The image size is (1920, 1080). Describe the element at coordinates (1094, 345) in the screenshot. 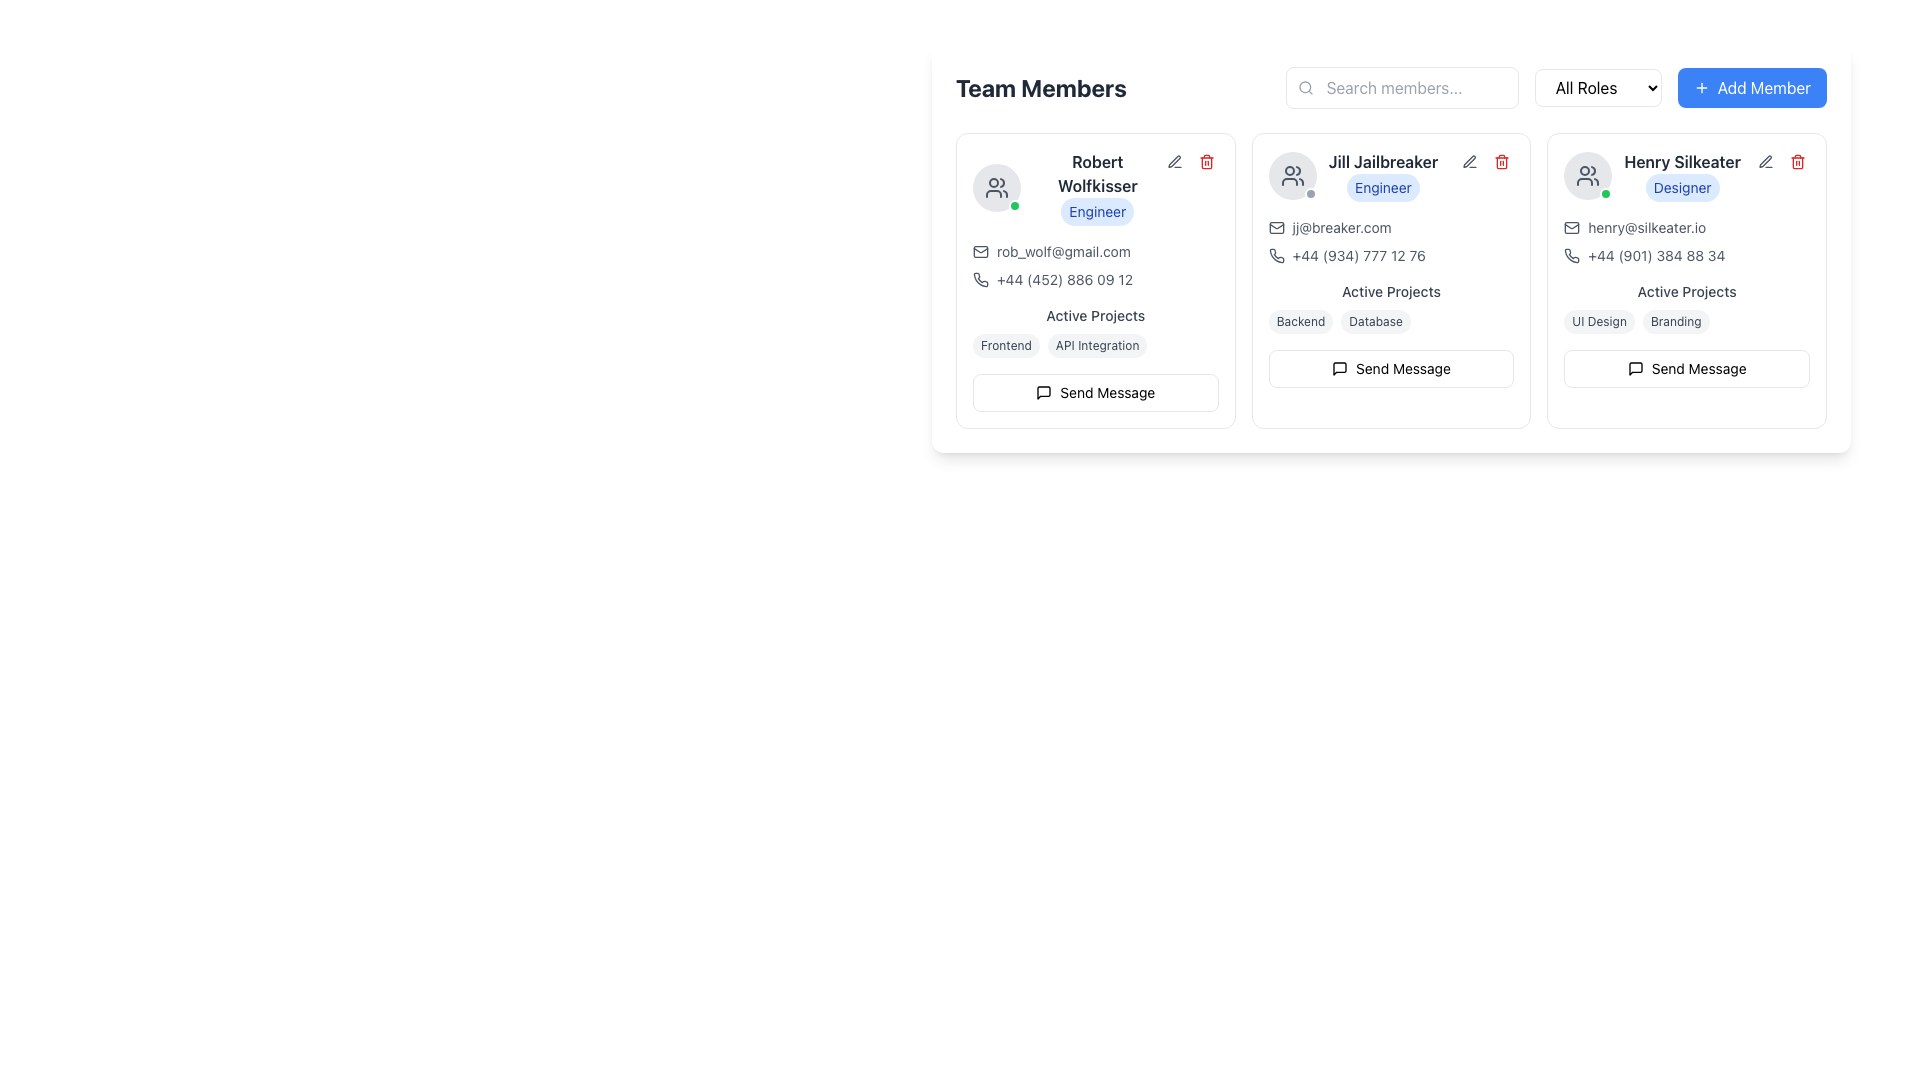

I see `the tag indicating that the person is involved in the 'Frontend' and 'API Integration' projects, located in the 'Active Projects' section below 'Robert Wolfkisser' and above the 'Send Message' button in the leftmost Team Members card` at that location.